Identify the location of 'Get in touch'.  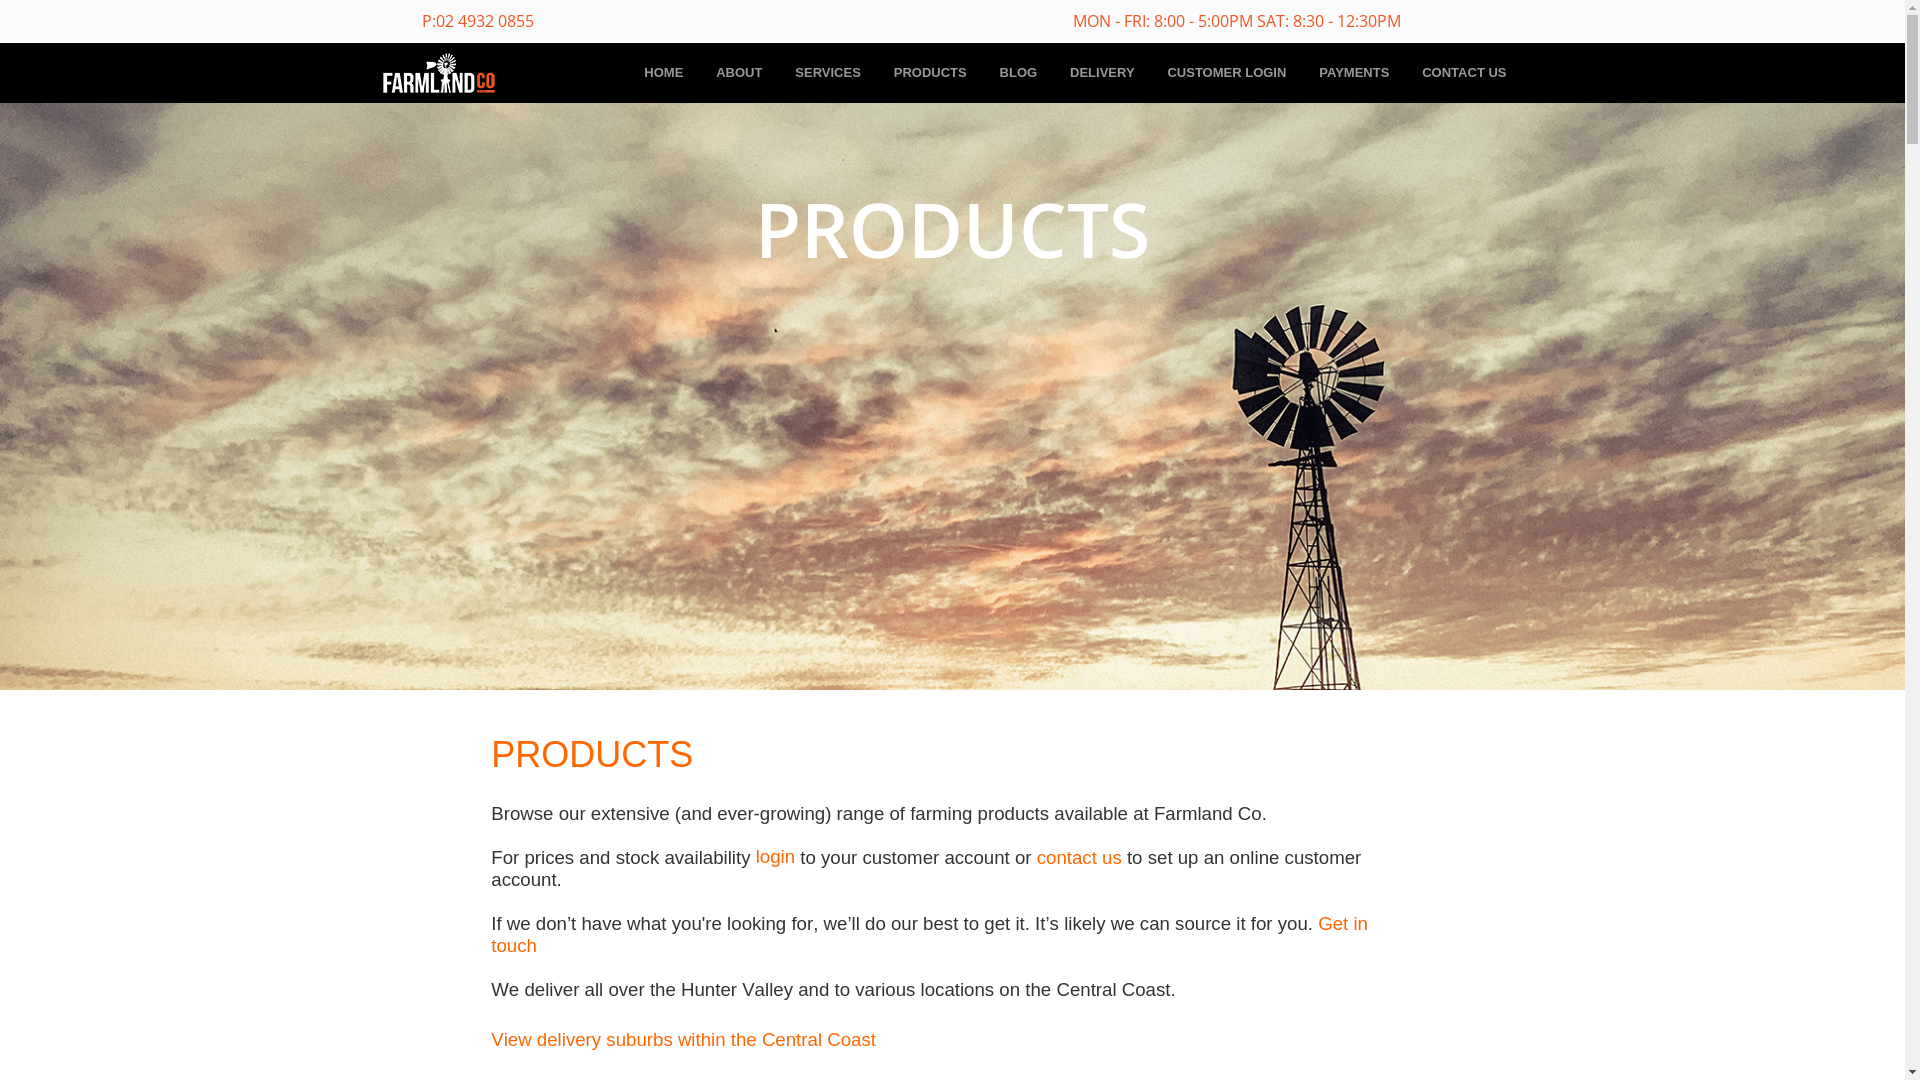
(928, 934).